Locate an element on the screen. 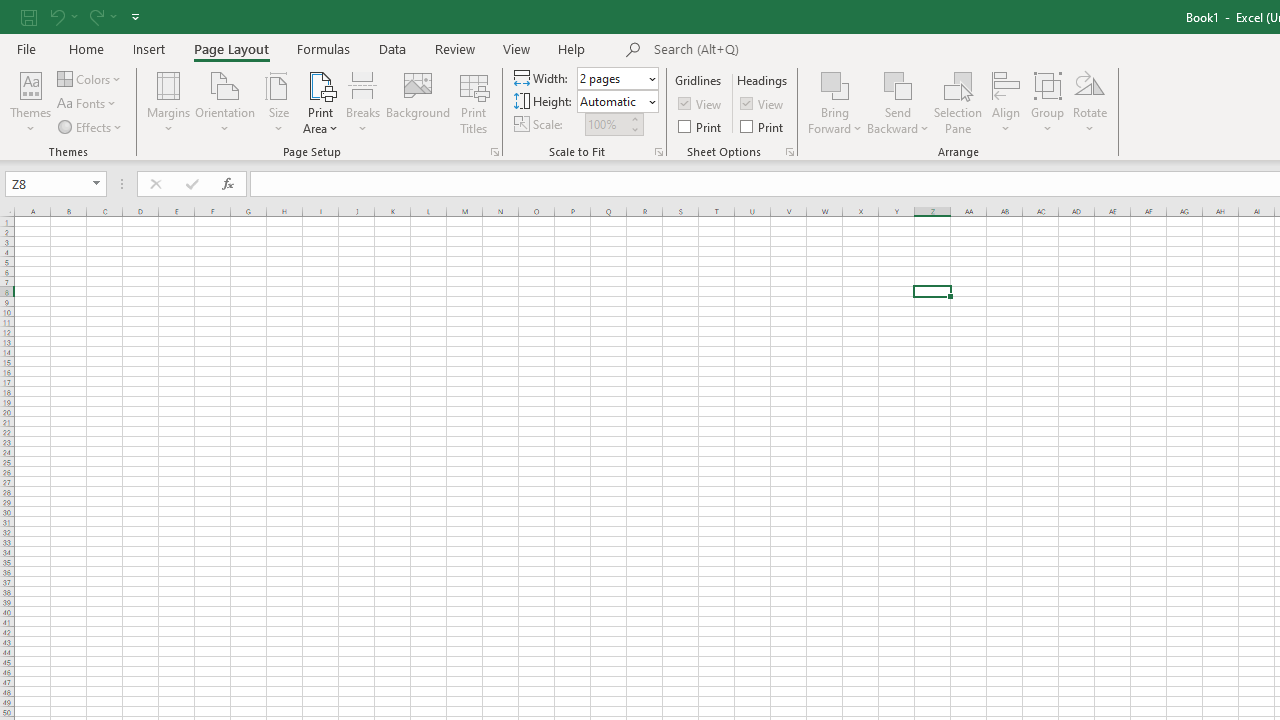 The width and height of the screenshot is (1280, 720). 'Width' is located at coordinates (617, 77).